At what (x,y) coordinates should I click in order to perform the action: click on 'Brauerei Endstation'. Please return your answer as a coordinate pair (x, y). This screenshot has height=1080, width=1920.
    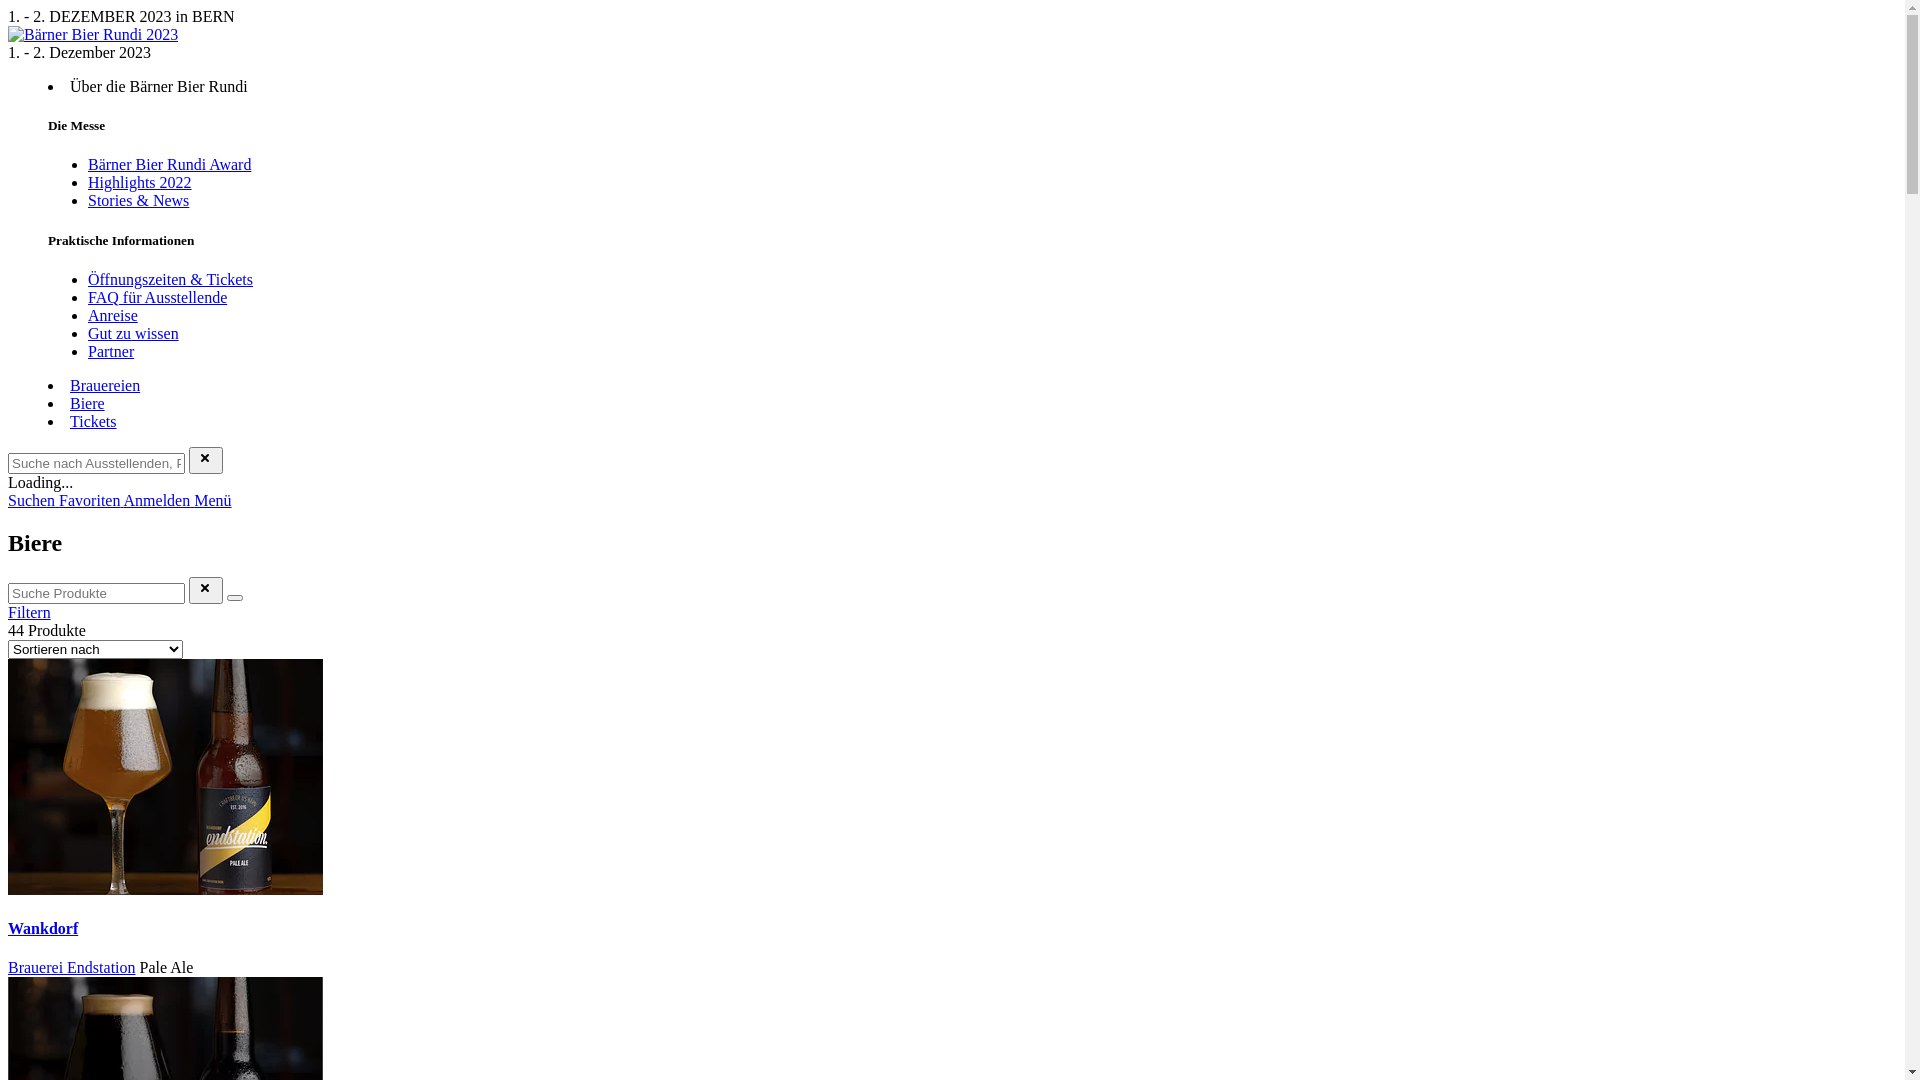
    Looking at the image, I should click on (72, 966).